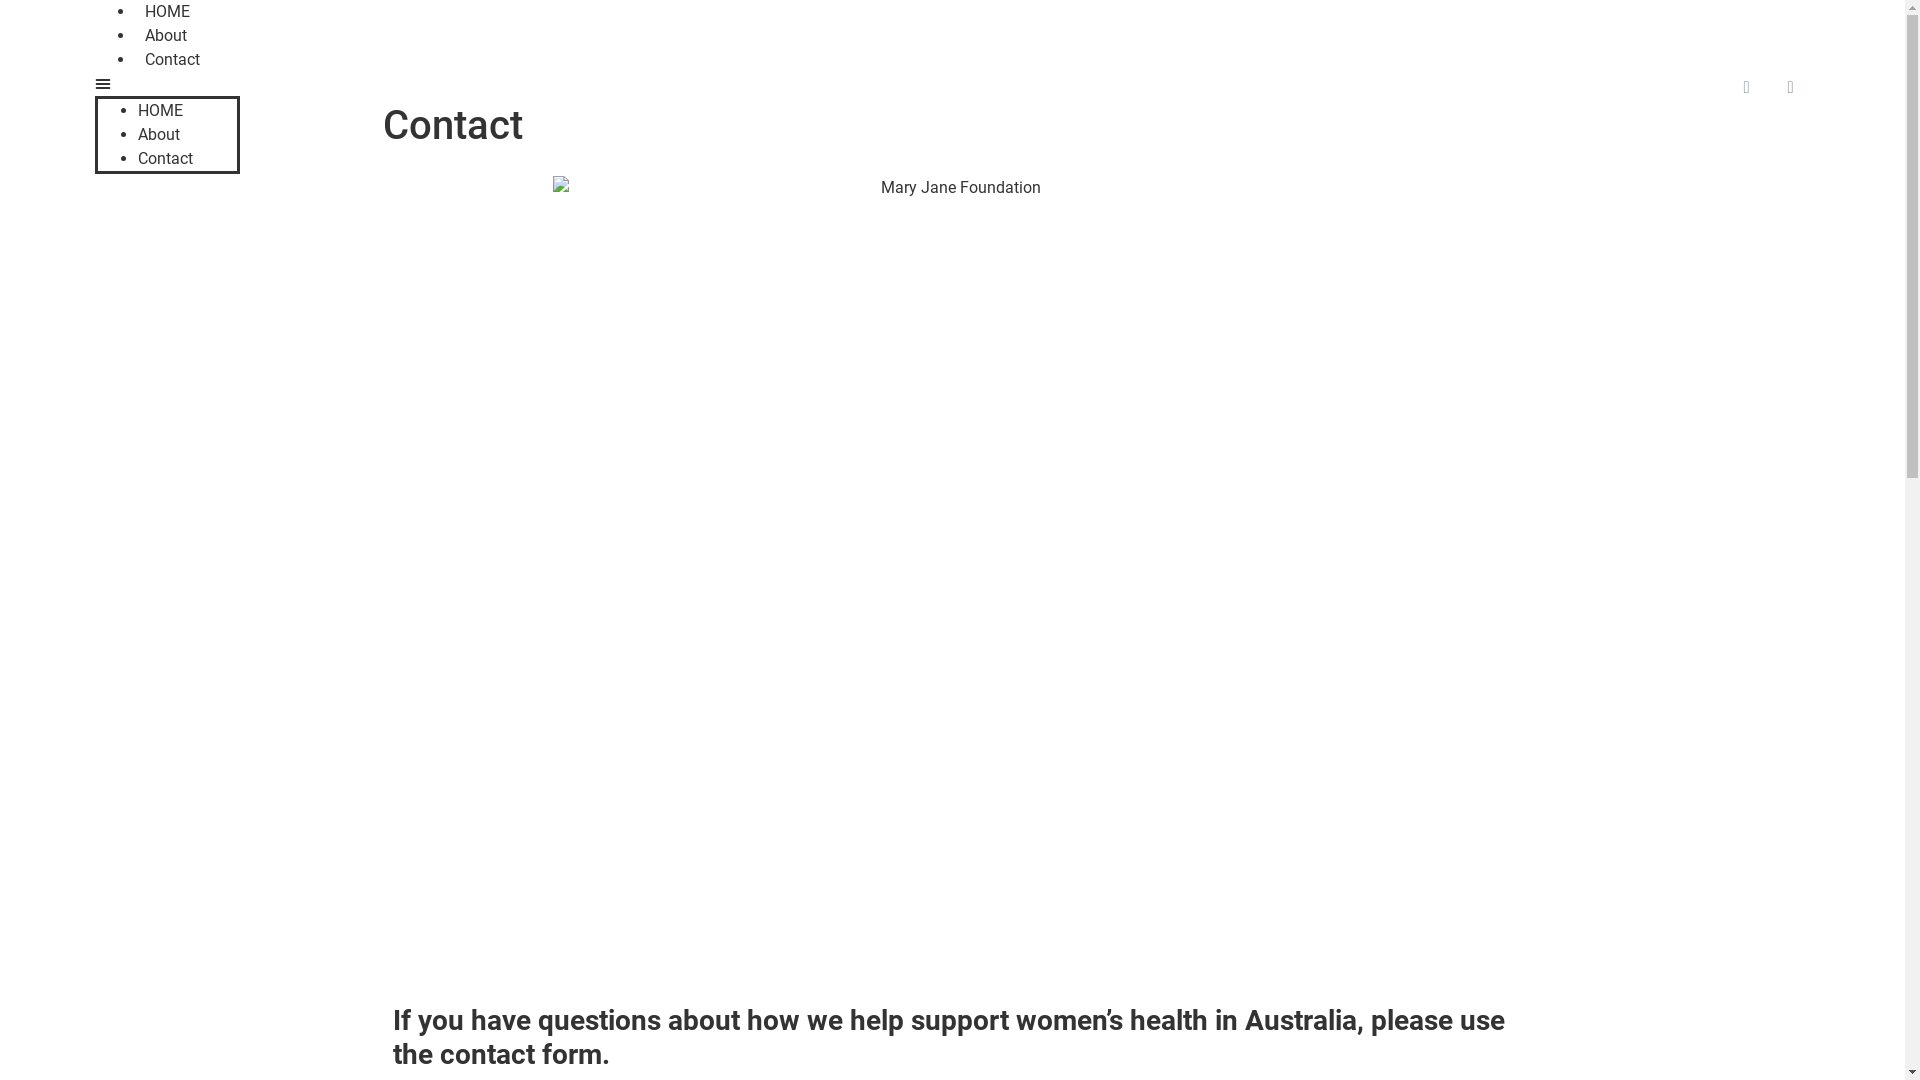  Describe the element at coordinates (165, 157) in the screenshot. I see `'Contact'` at that location.